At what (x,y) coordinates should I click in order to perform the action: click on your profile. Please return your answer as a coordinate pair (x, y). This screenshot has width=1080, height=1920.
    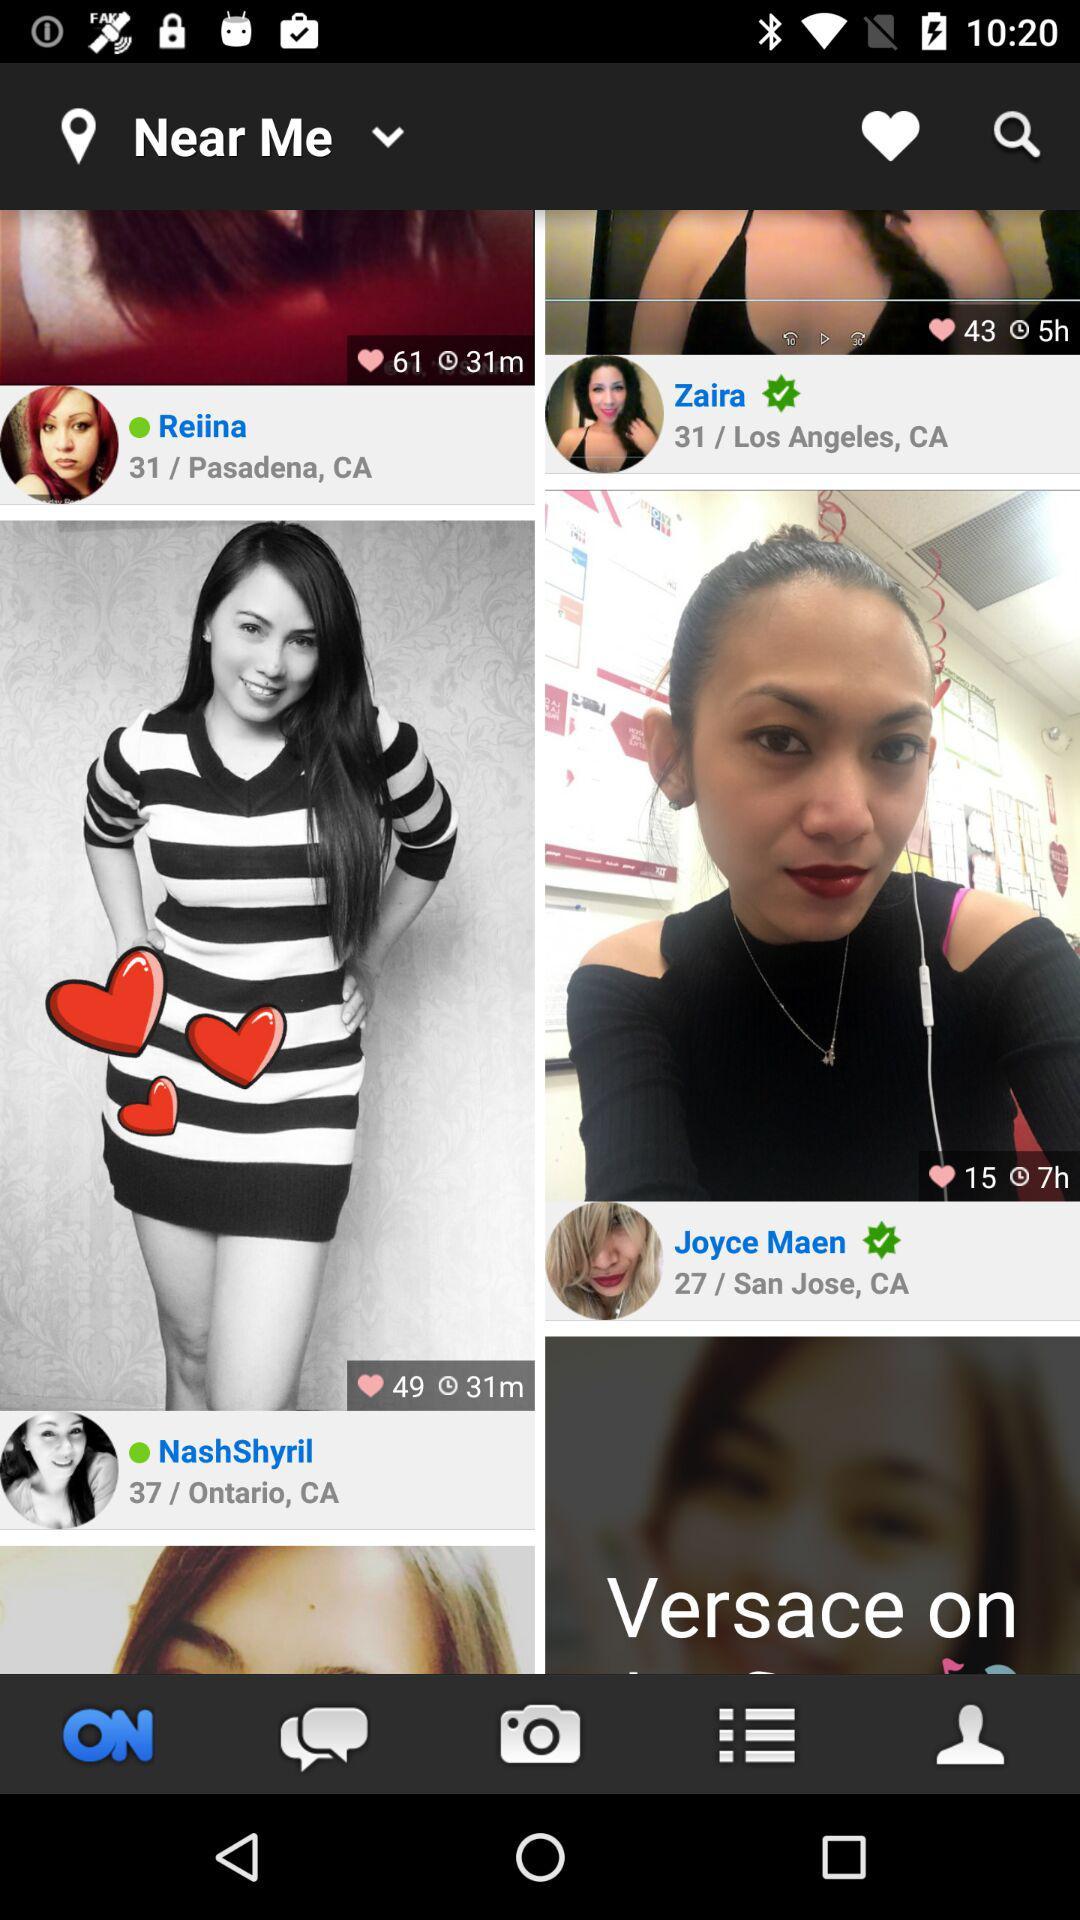
    Looking at the image, I should click on (971, 1733).